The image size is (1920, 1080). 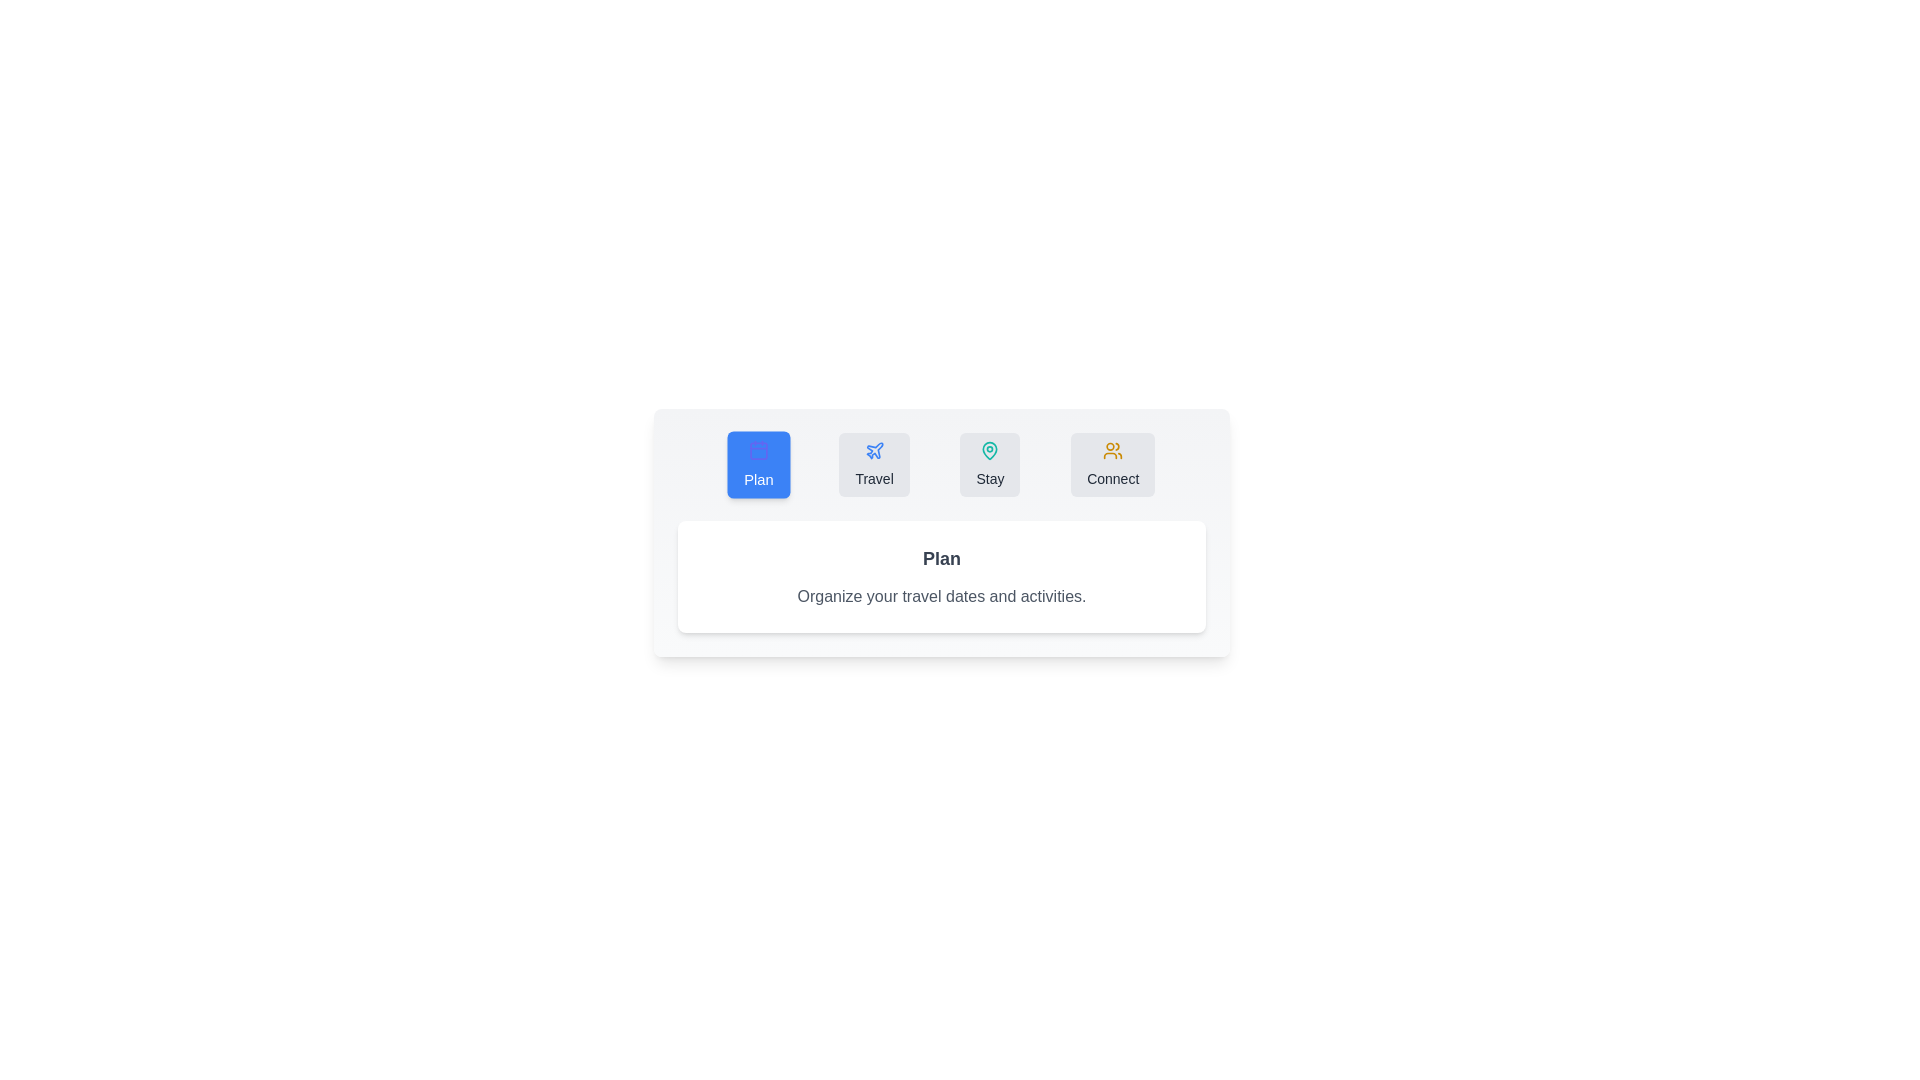 I want to click on the Stay tab to navigate to its content, so click(x=990, y=465).